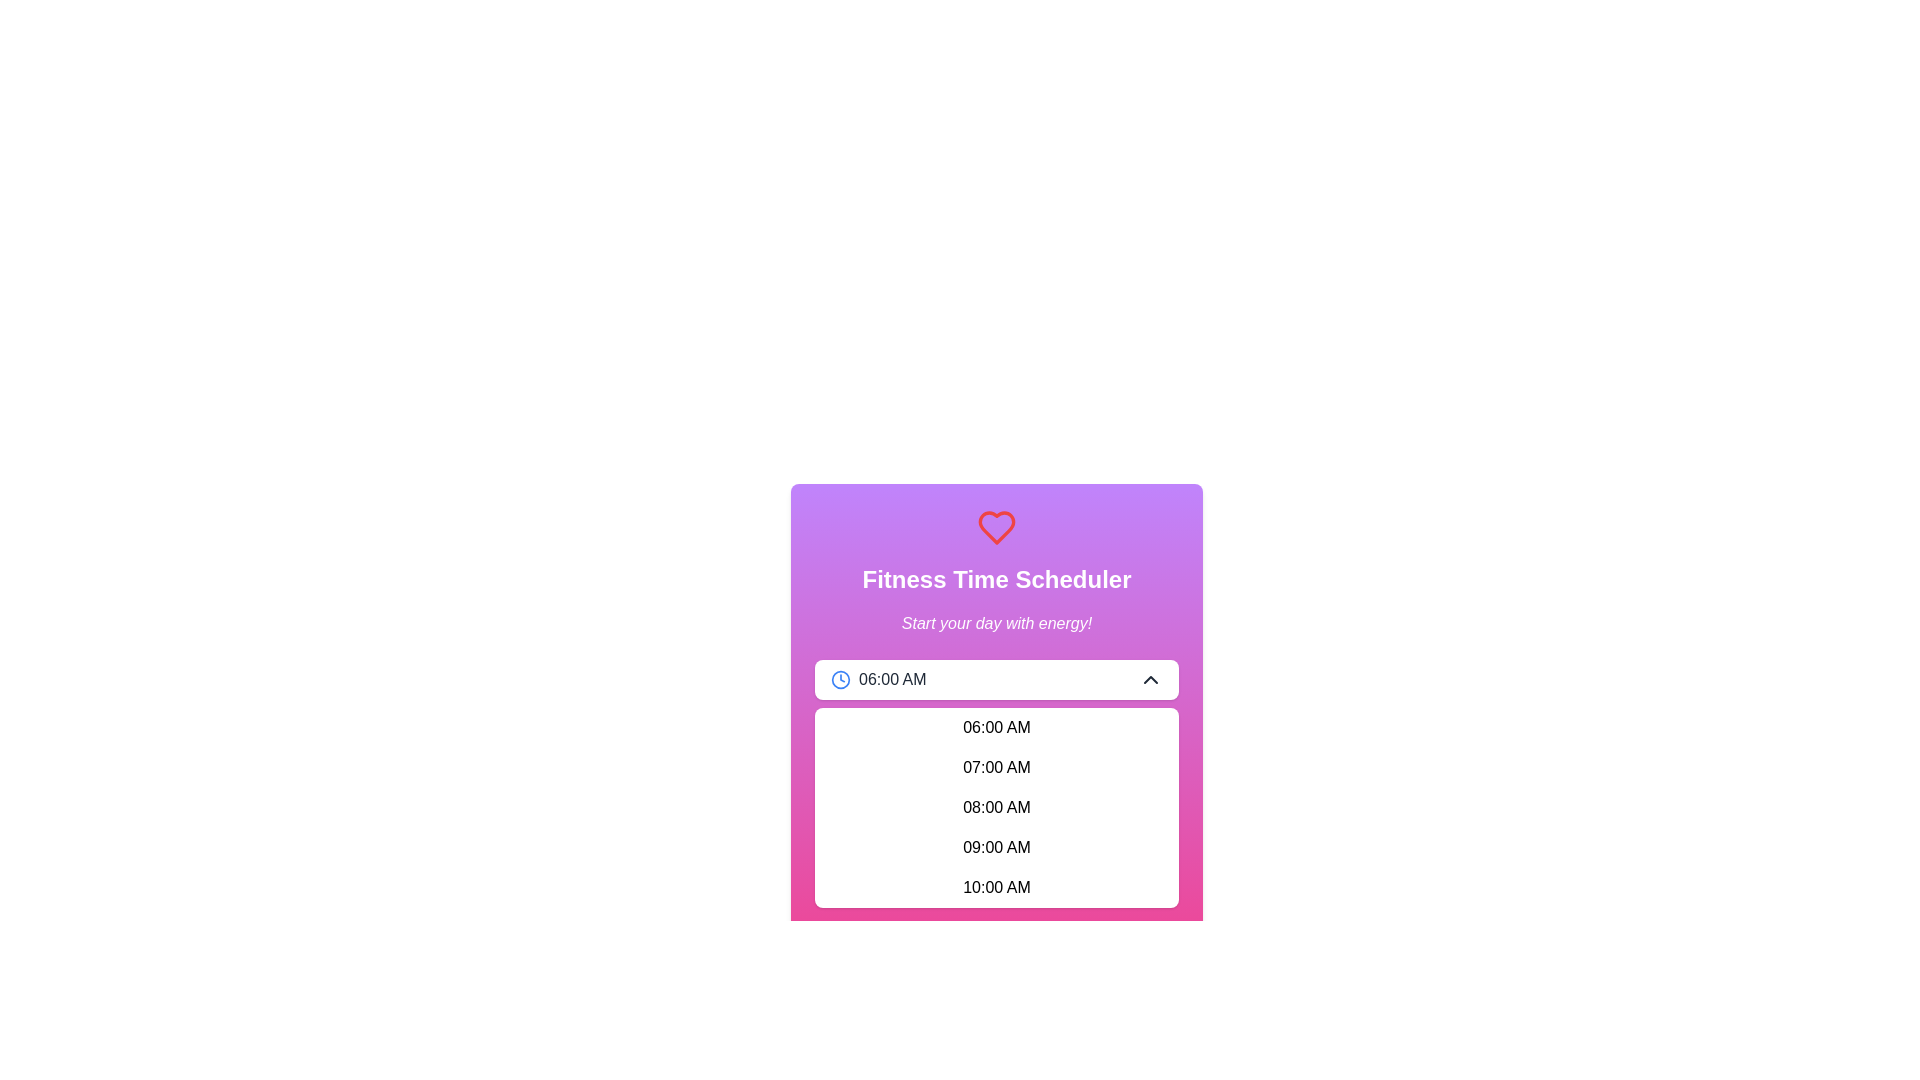 This screenshot has height=1080, width=1920. Describe the element at coordinates (997, 766) in the screenshot. I see `the list item displaying '07:00 AM'` at that location.